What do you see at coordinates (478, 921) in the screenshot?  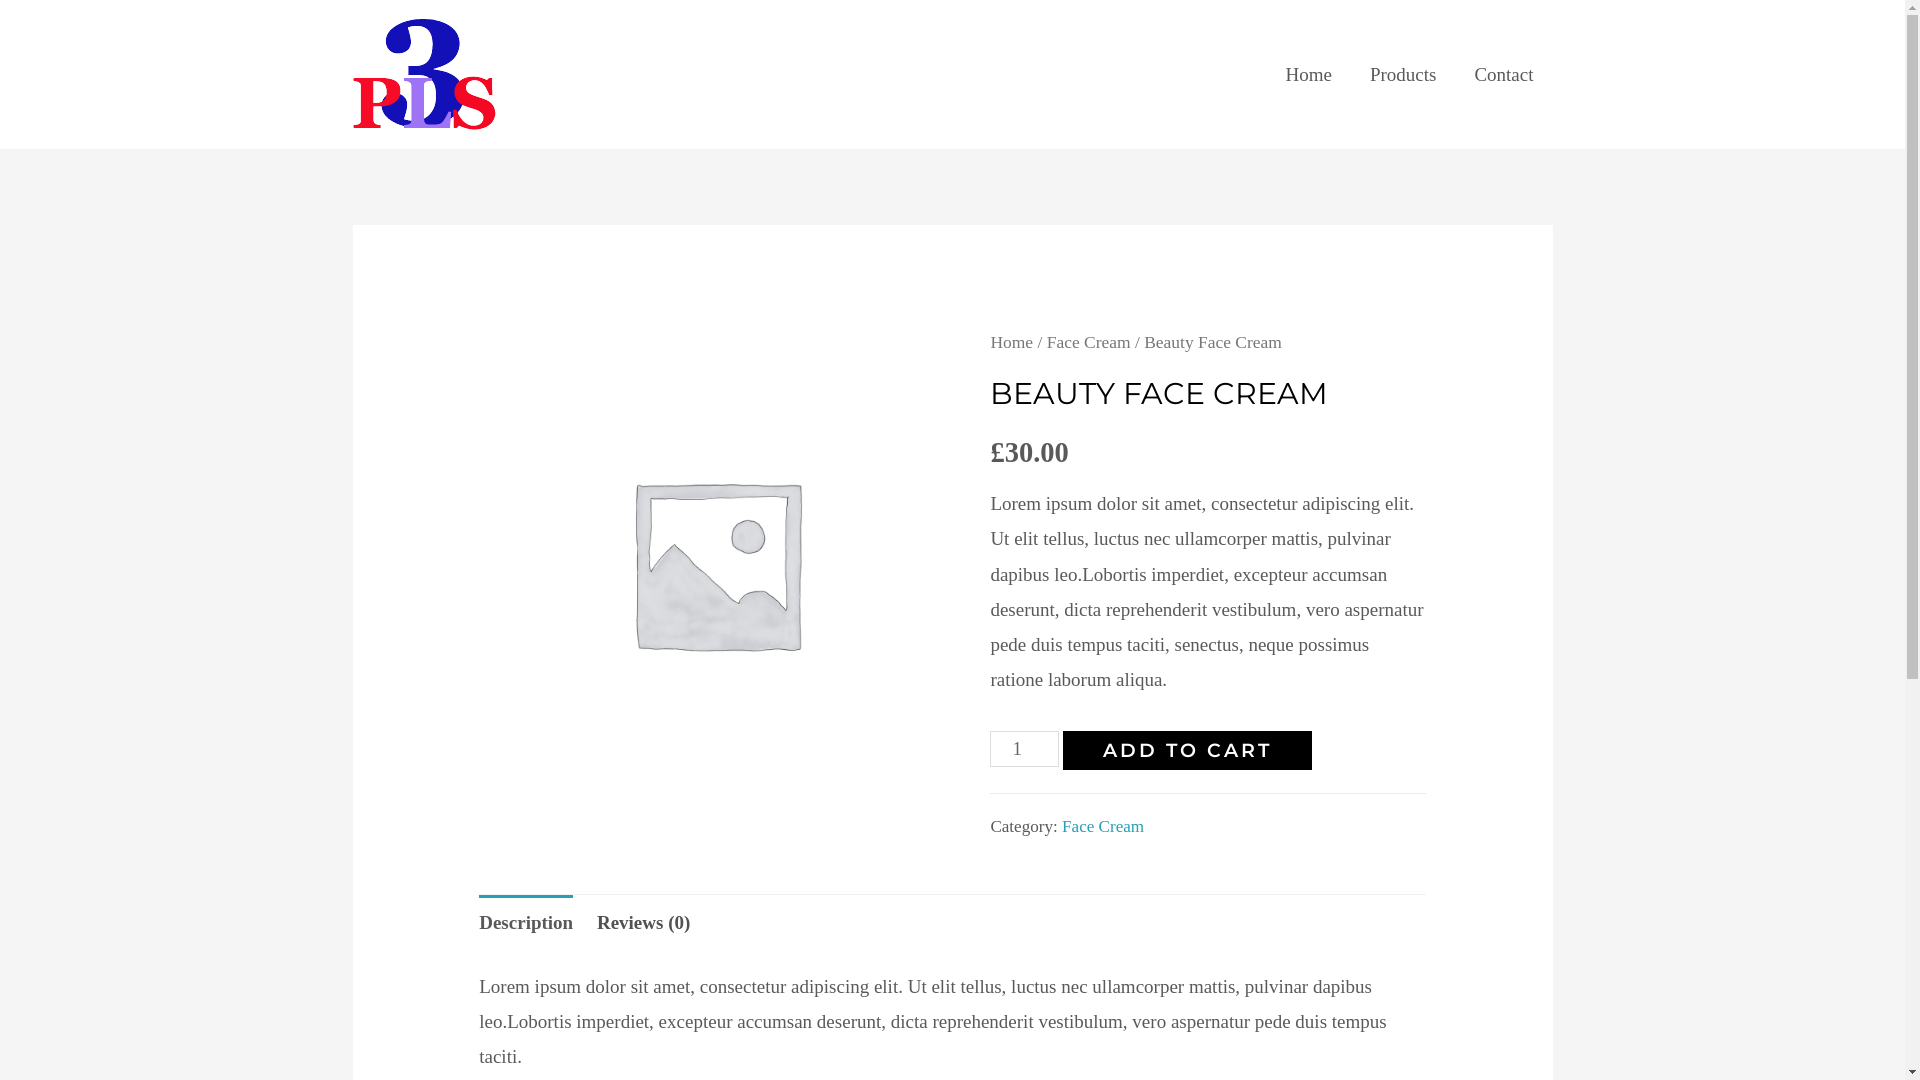 I see `'Description'` at bounding box center [478, 921].